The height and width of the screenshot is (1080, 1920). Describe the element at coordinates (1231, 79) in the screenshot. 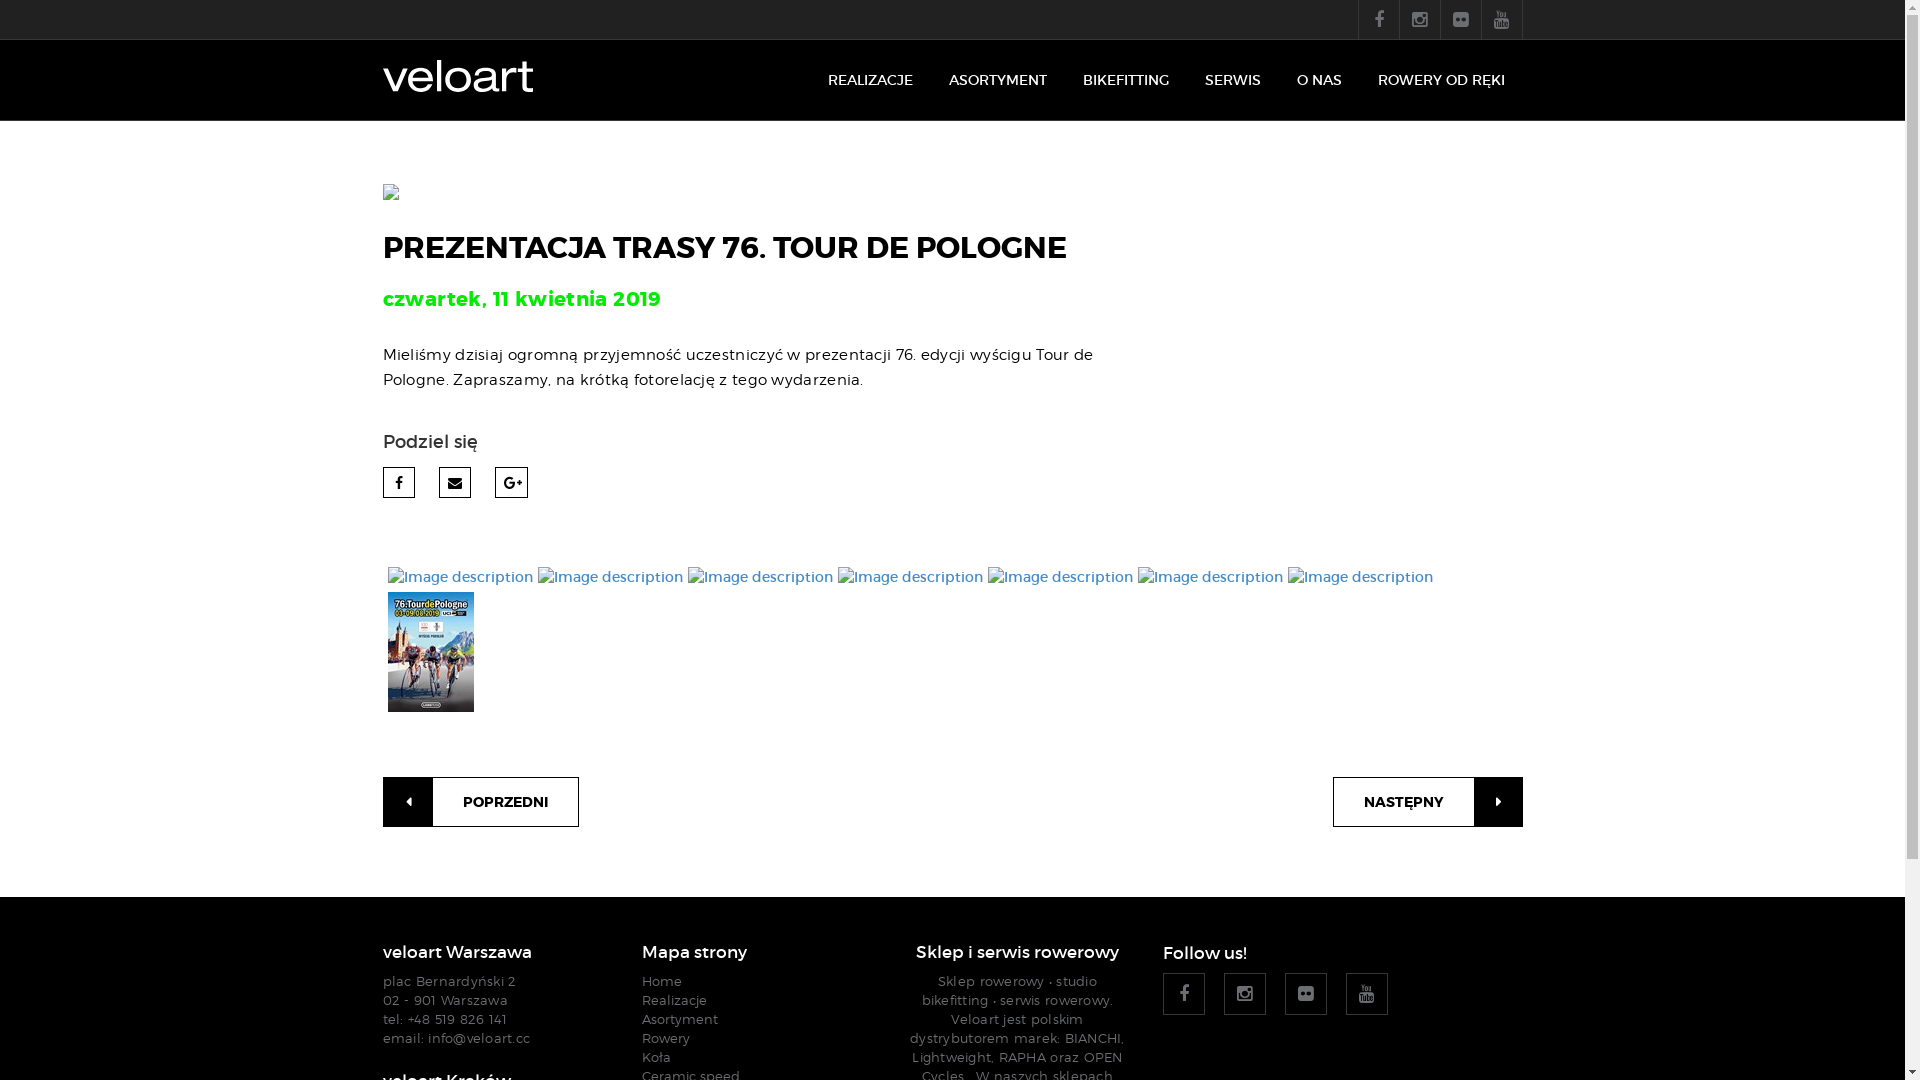

I see `'SERWIS'` at that location.